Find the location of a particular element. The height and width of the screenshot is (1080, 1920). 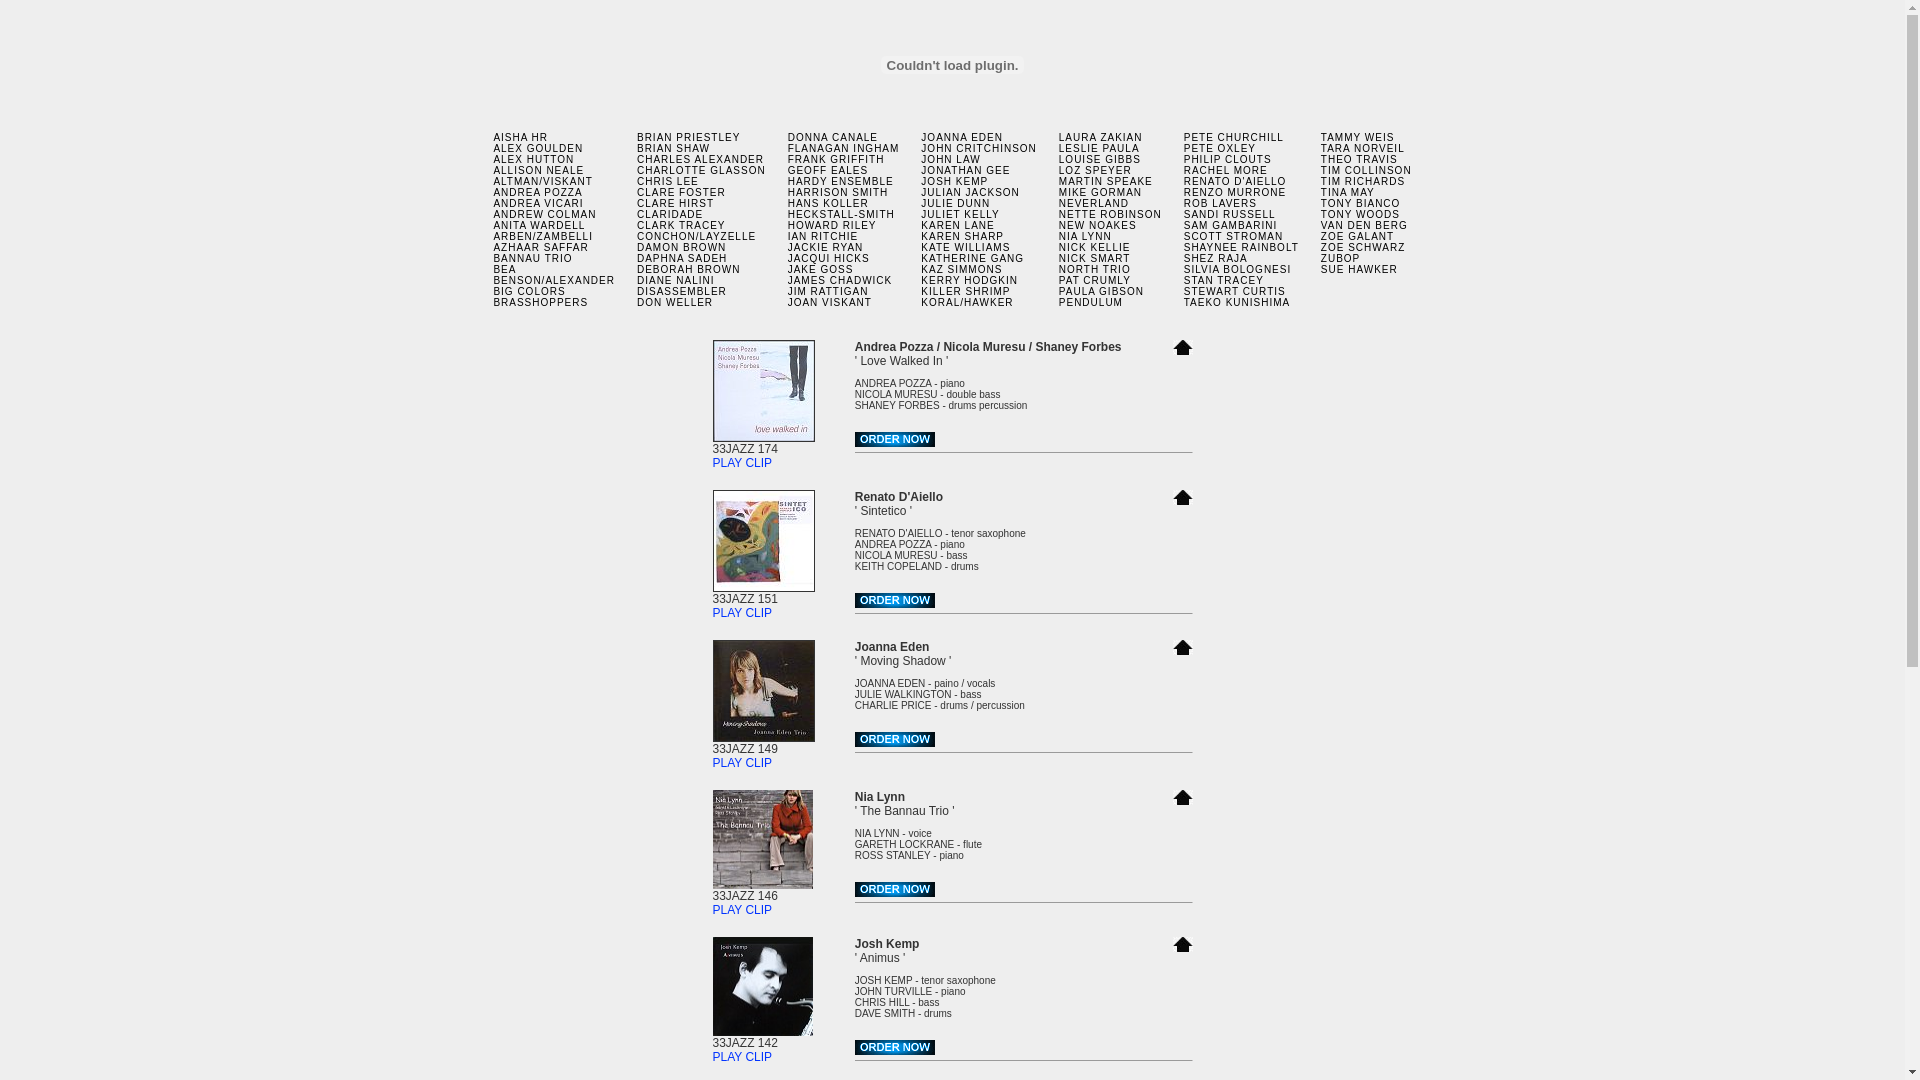

'ZOE SCHWARZ' is located at coordinates (1362, 246).